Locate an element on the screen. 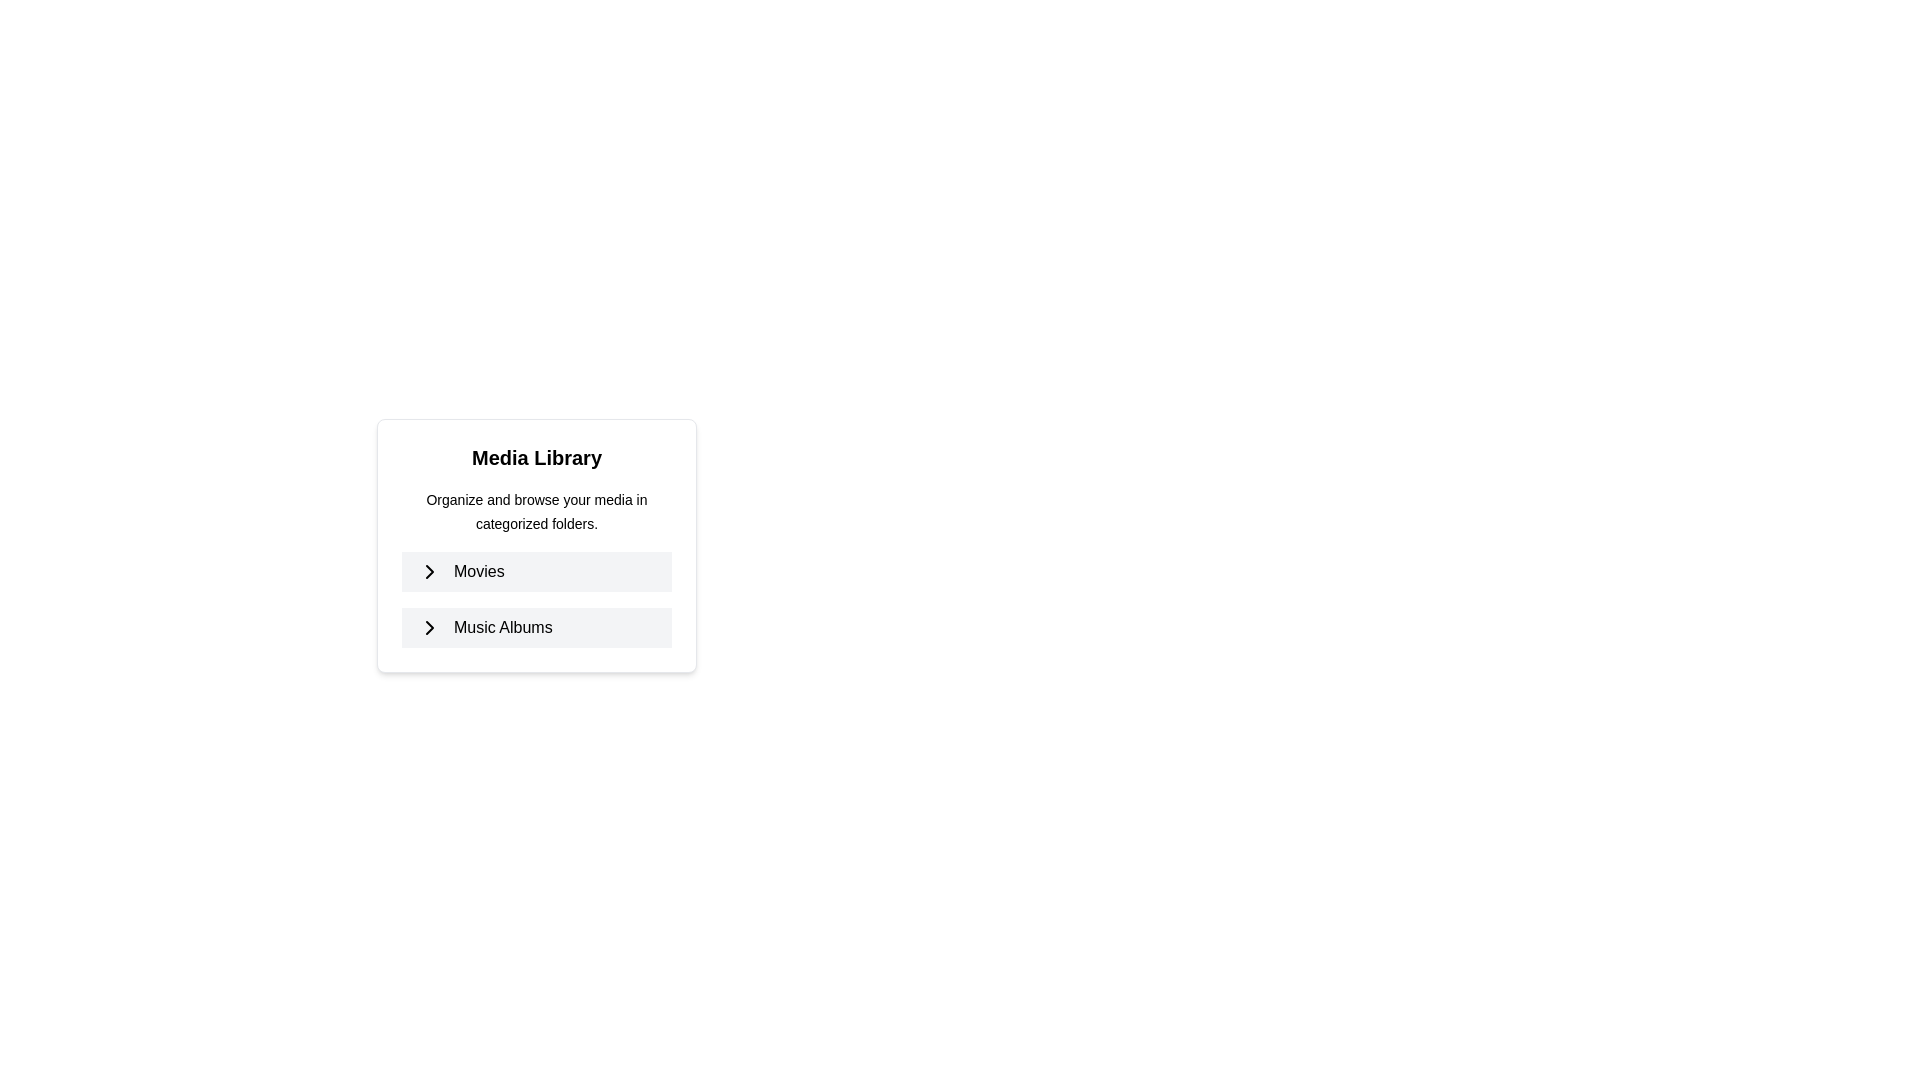  the right-facing chevron icon next to the 'Movies' text label is located at coordinates (429, 571).